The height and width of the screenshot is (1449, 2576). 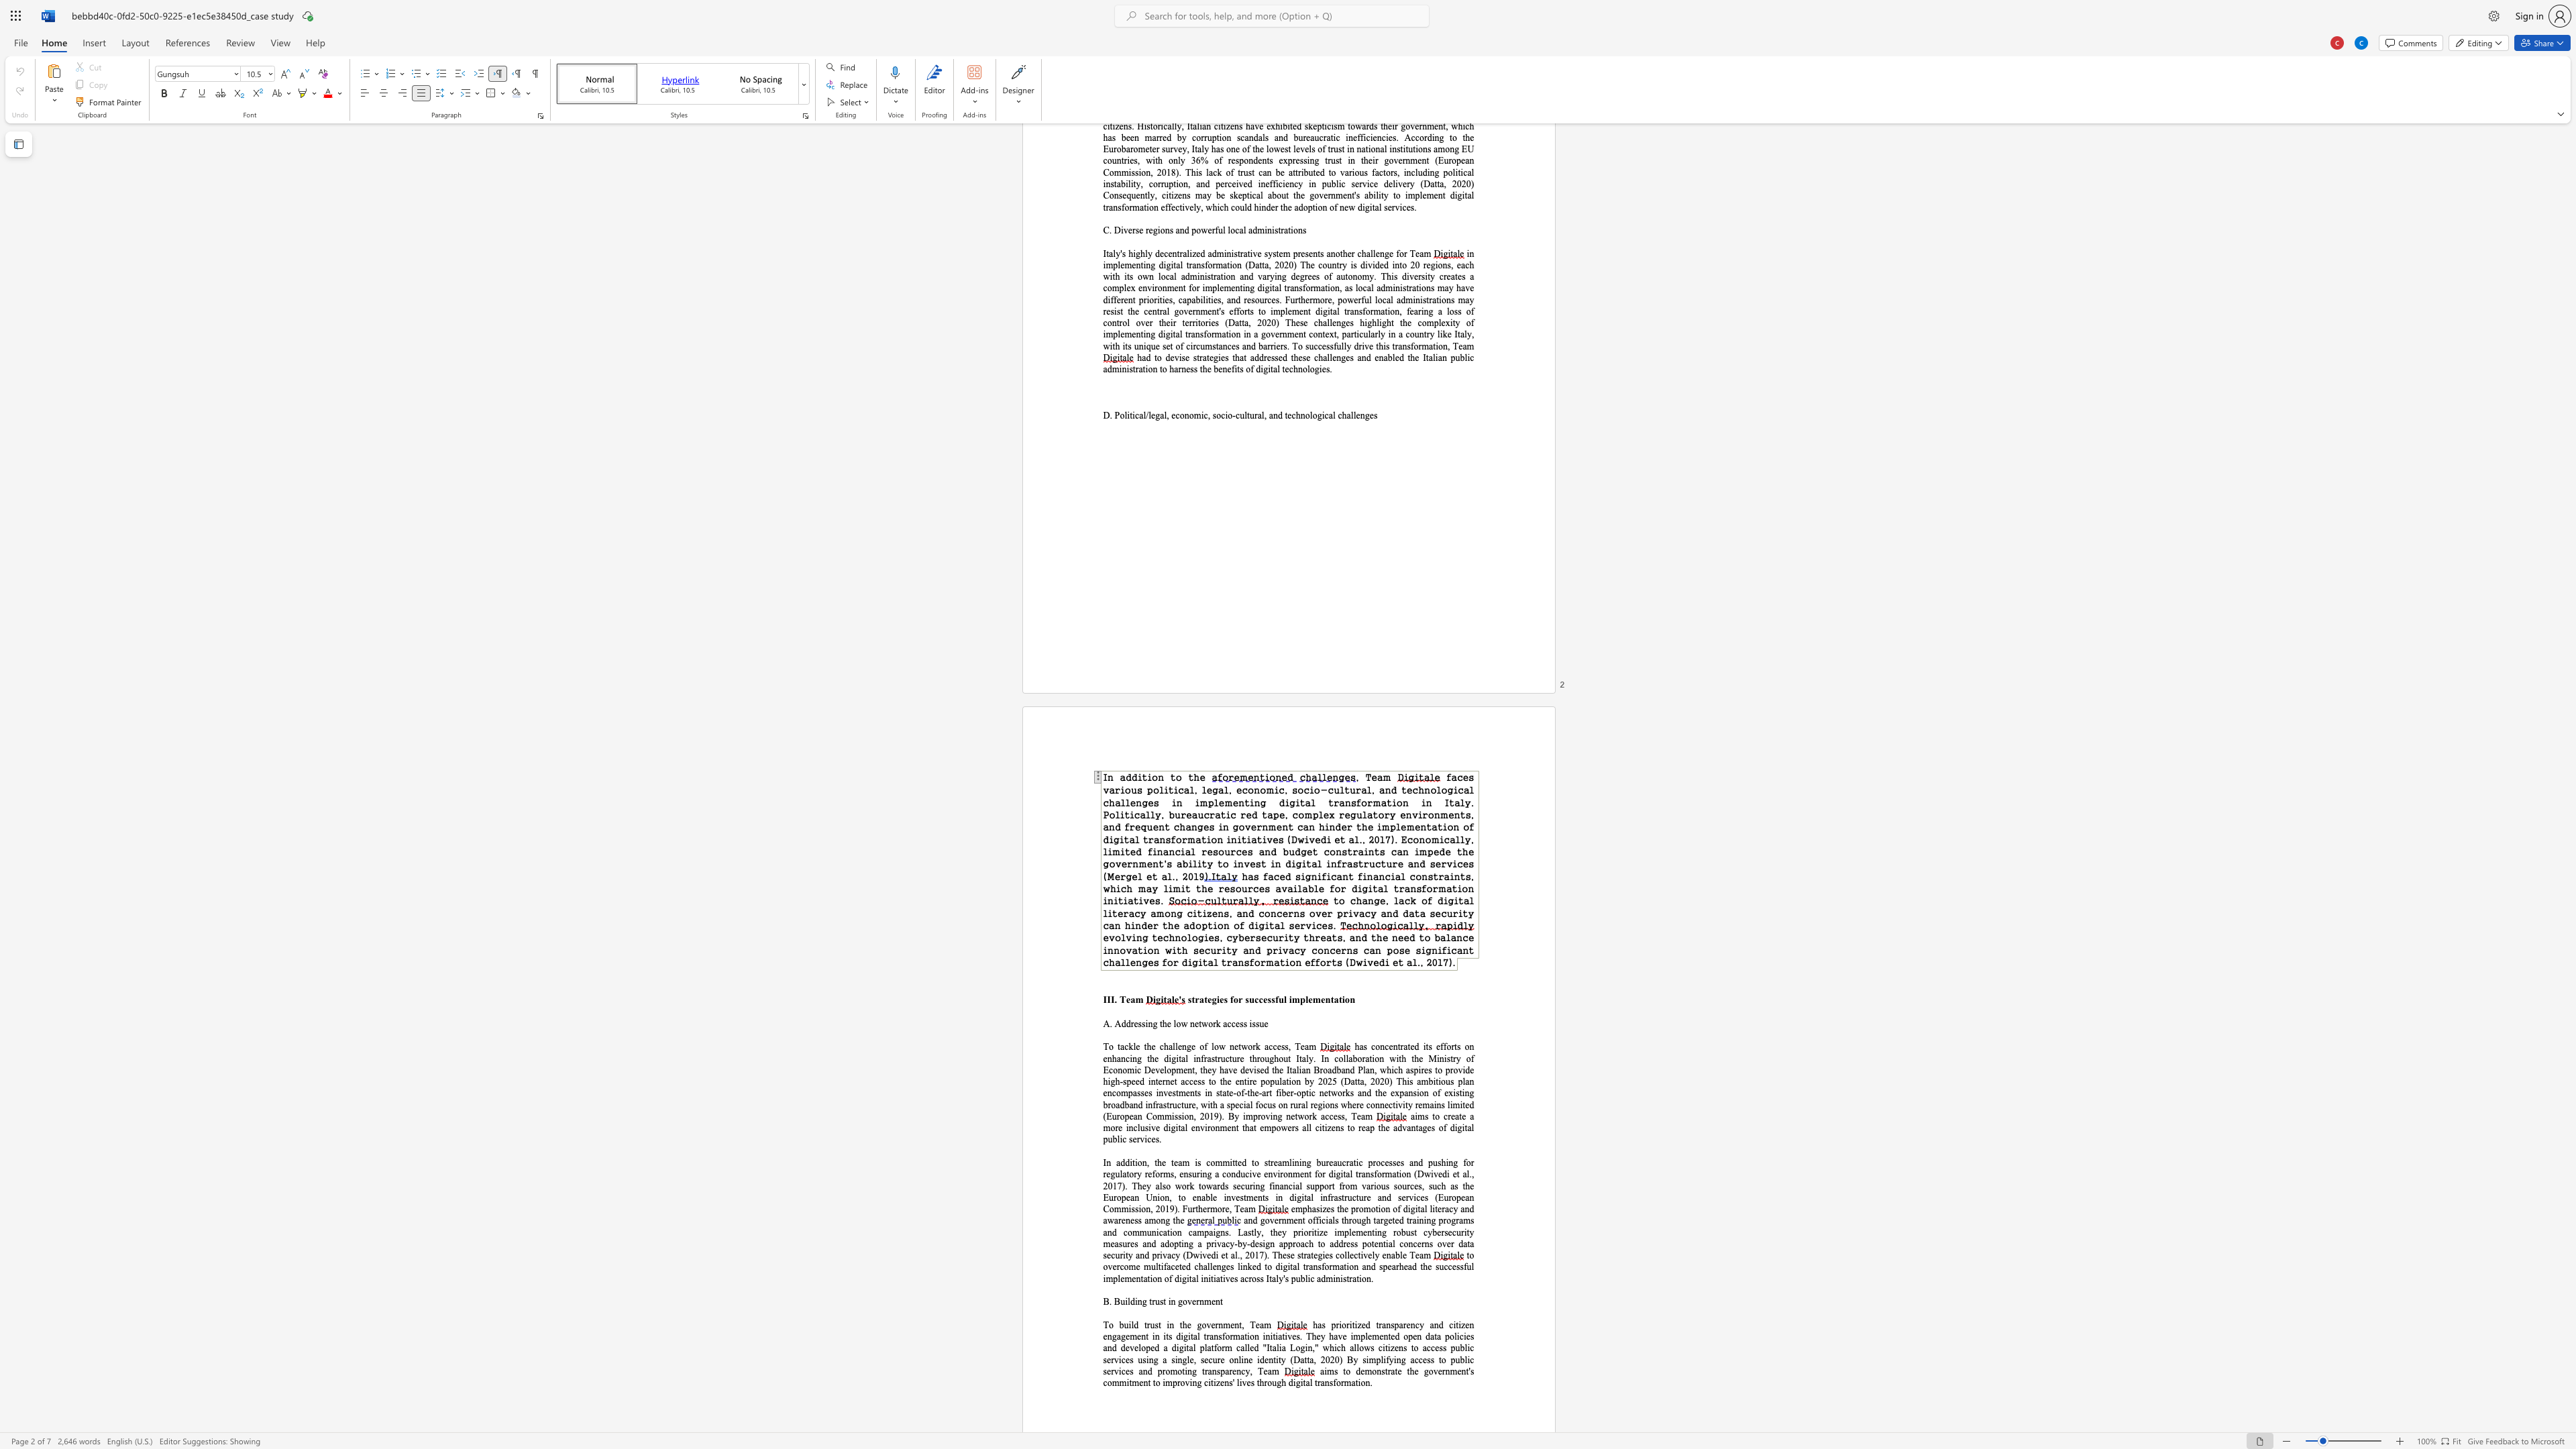 What do you see at coordinates (1350, 414) in the screenshot?
I see `the 9th character "l" in the text` at bounding box center [1350, 414].